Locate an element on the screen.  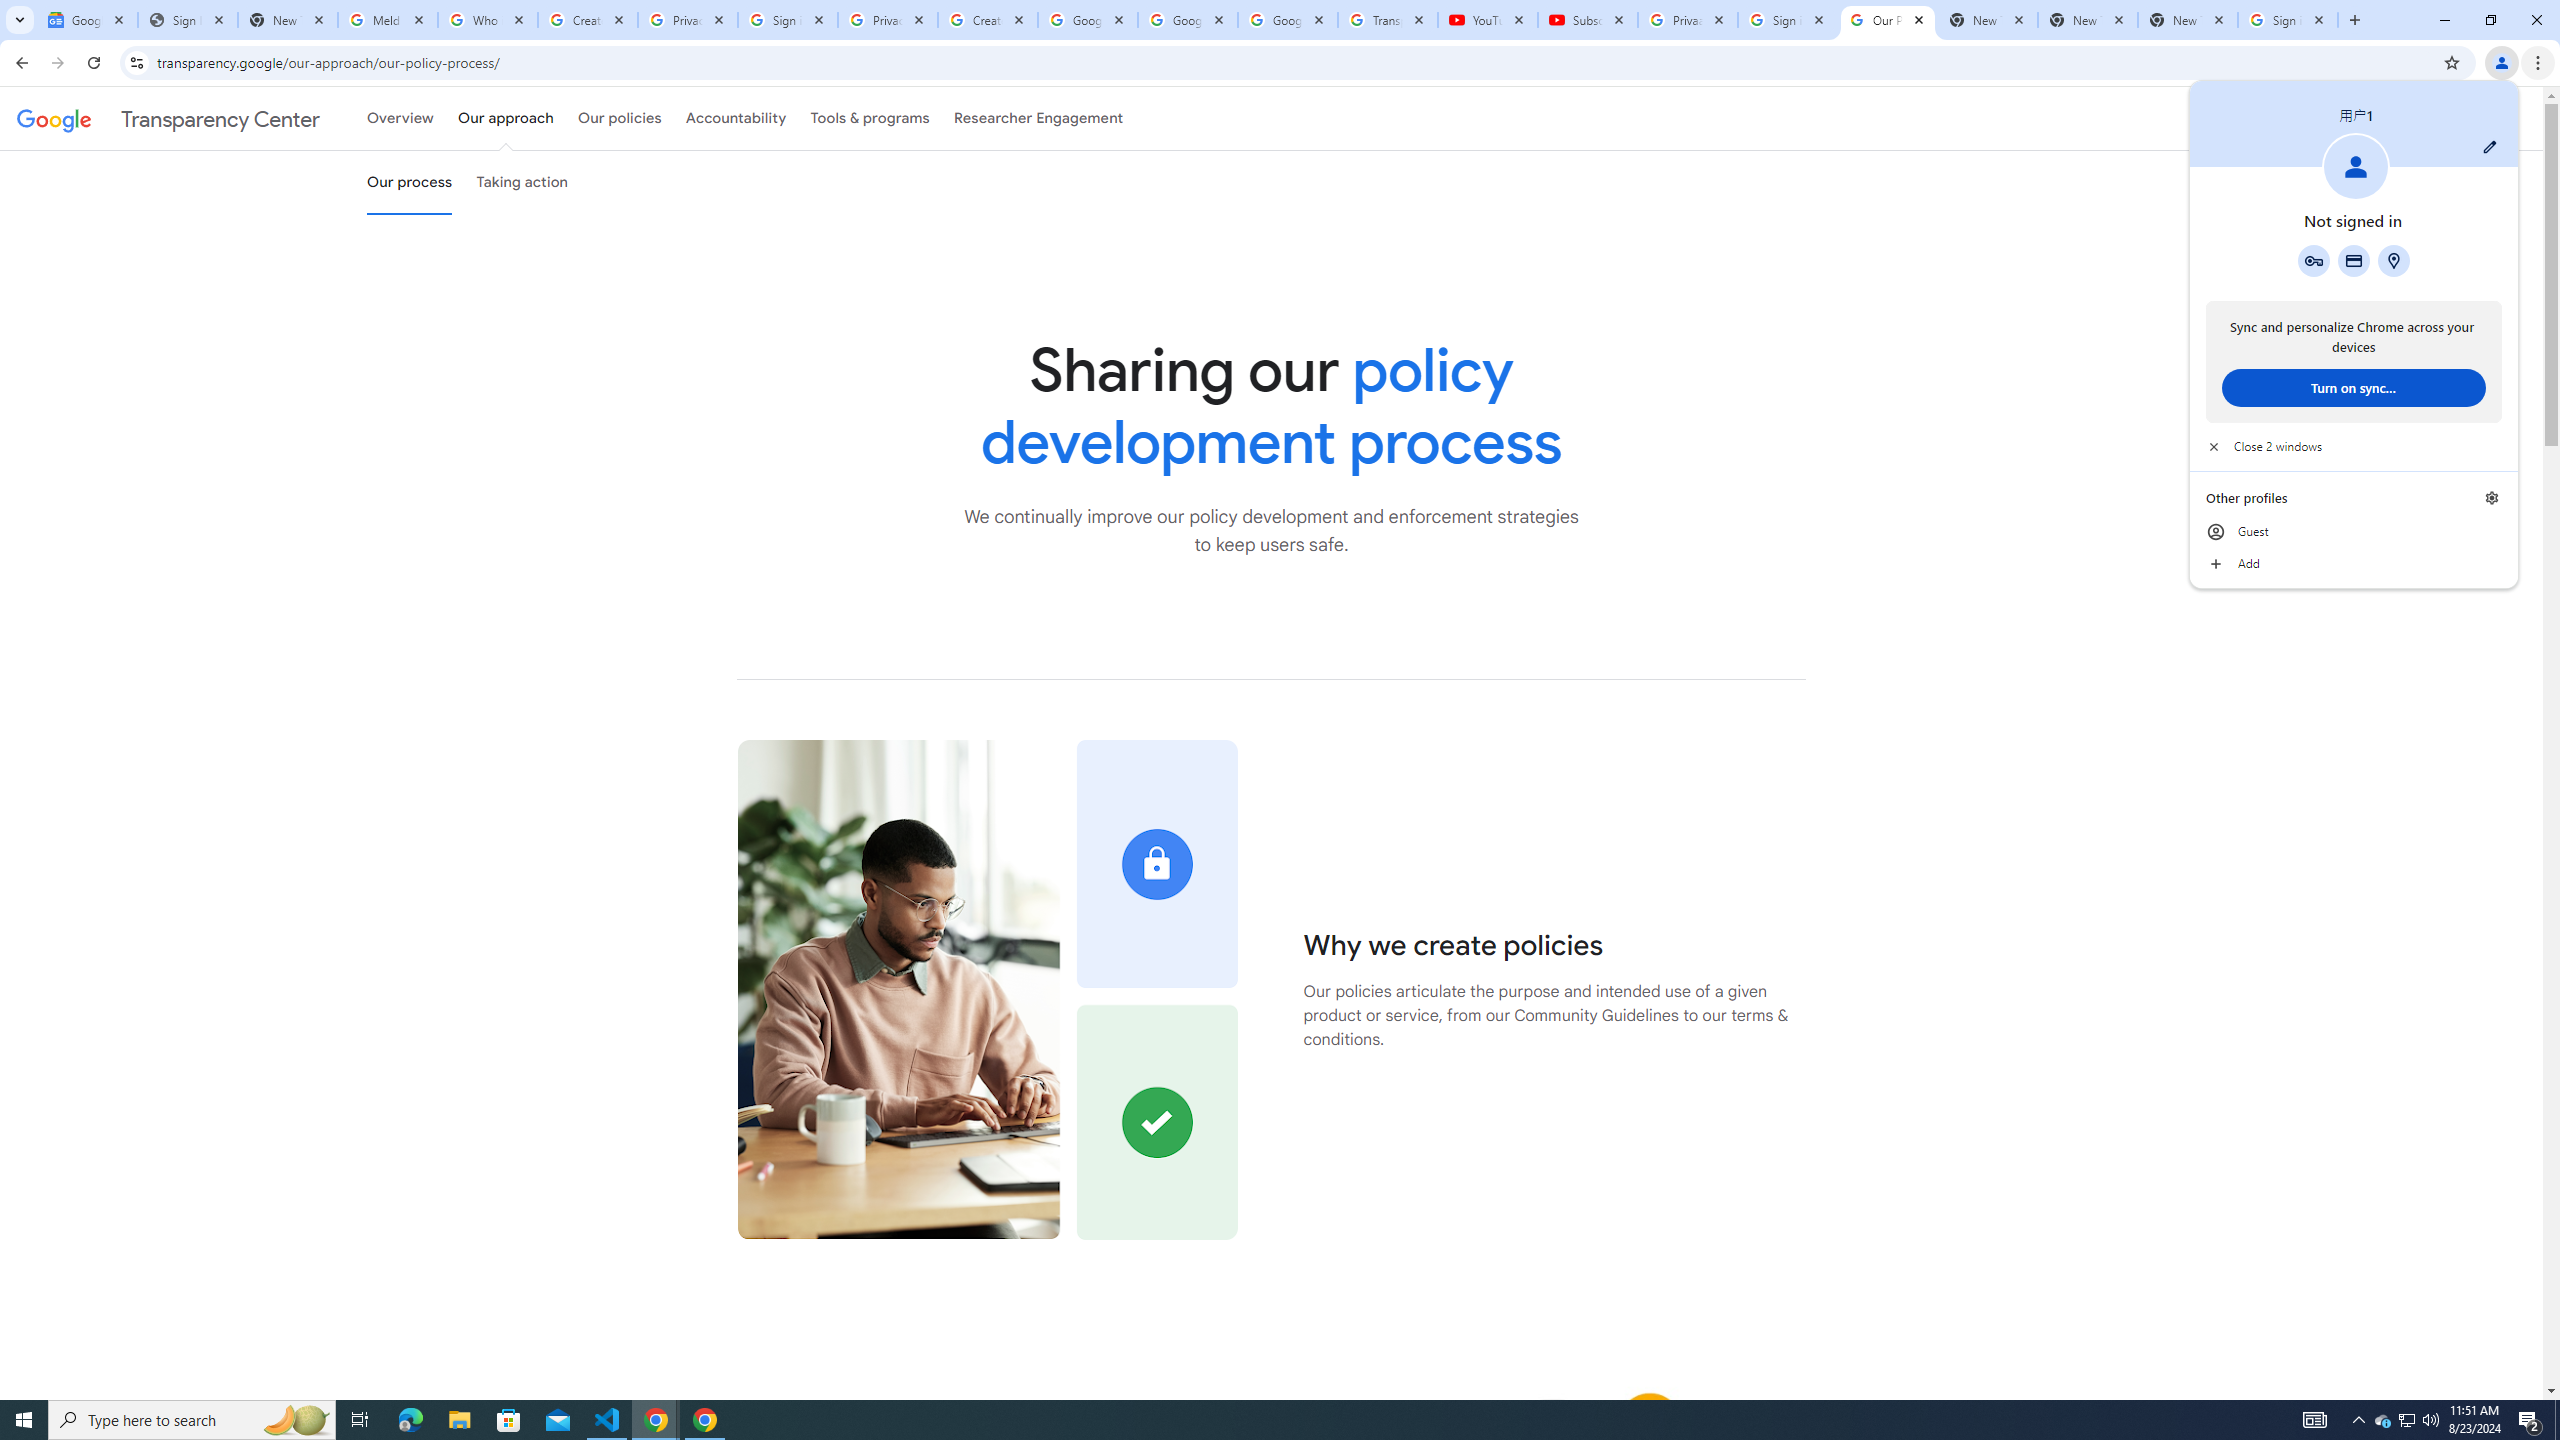
'Action Center, 2 new notifications' is located at coordinates (2530, 1418).